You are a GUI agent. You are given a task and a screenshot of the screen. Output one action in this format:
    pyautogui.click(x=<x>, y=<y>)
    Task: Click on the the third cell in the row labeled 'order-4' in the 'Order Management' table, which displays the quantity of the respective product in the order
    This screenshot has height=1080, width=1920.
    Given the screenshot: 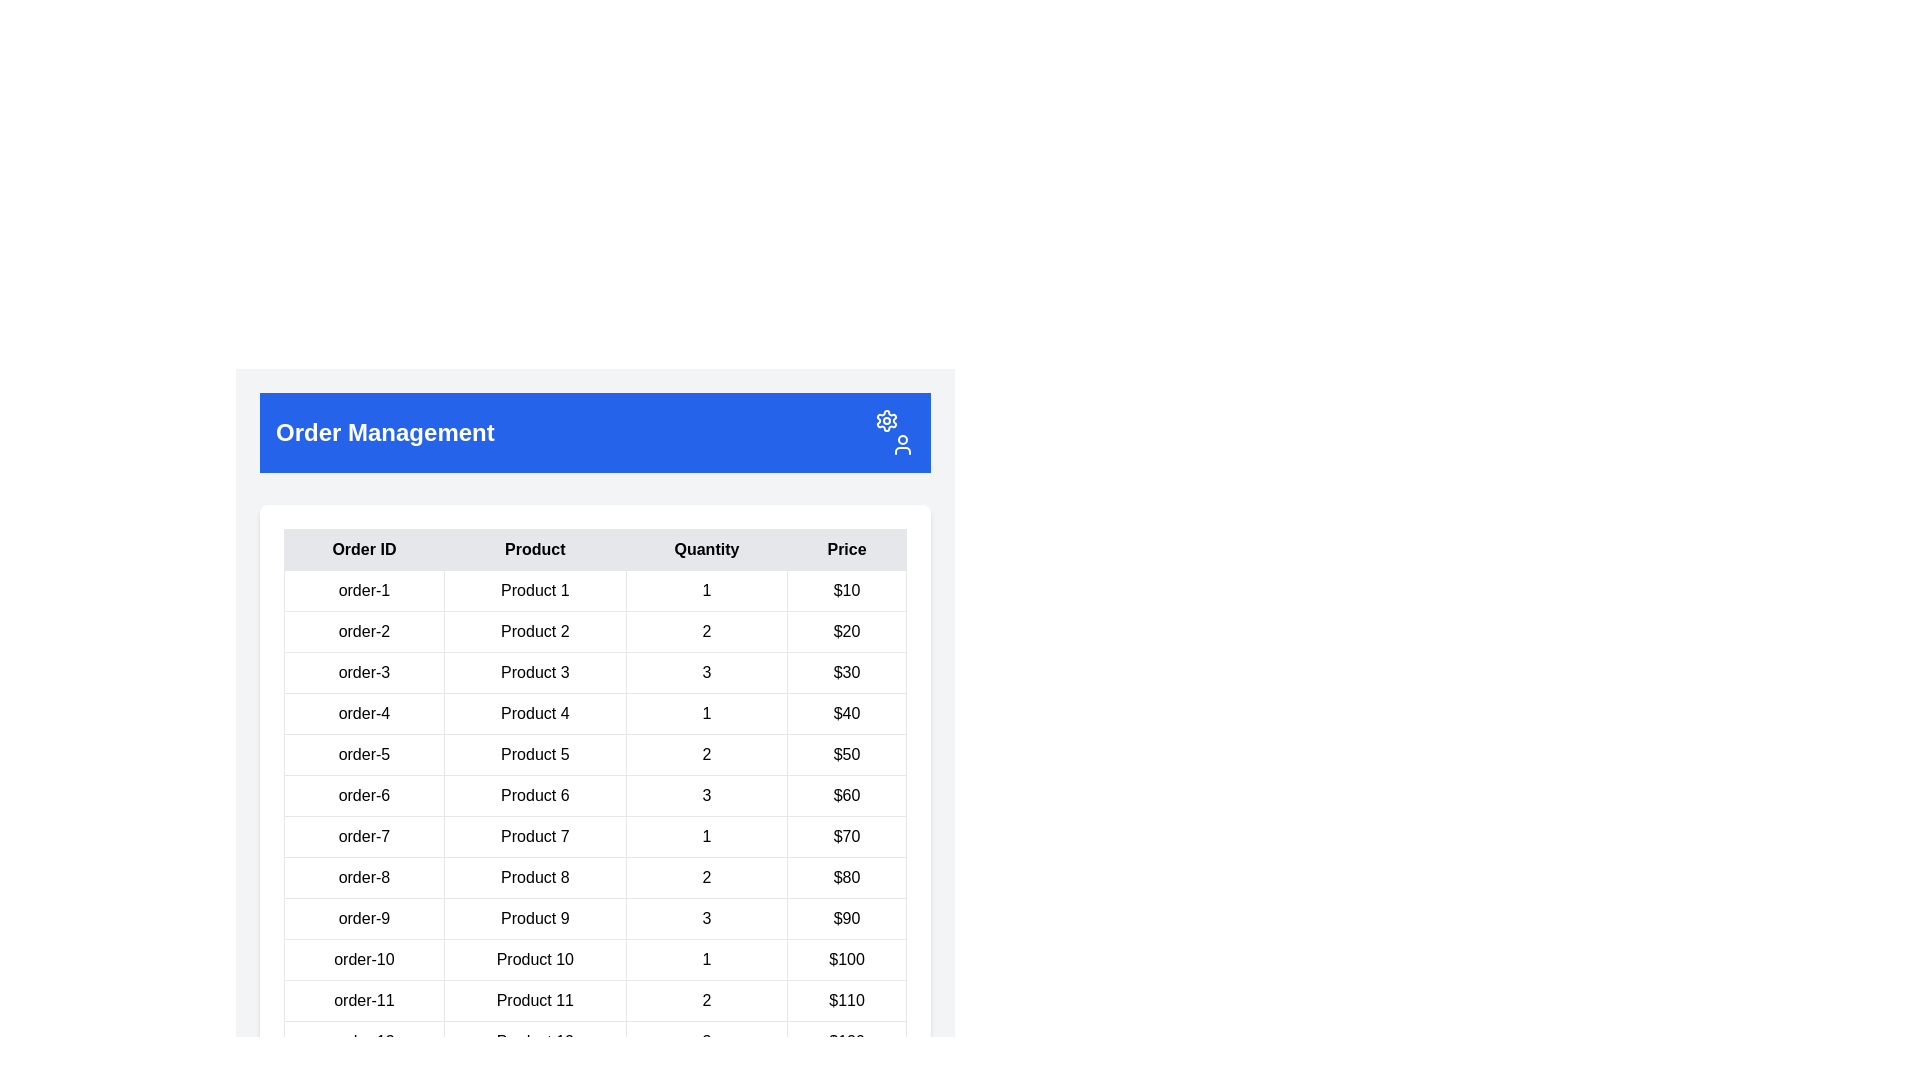 What is the action you would take?
    pyautogui.click(x=706, y=712)
    